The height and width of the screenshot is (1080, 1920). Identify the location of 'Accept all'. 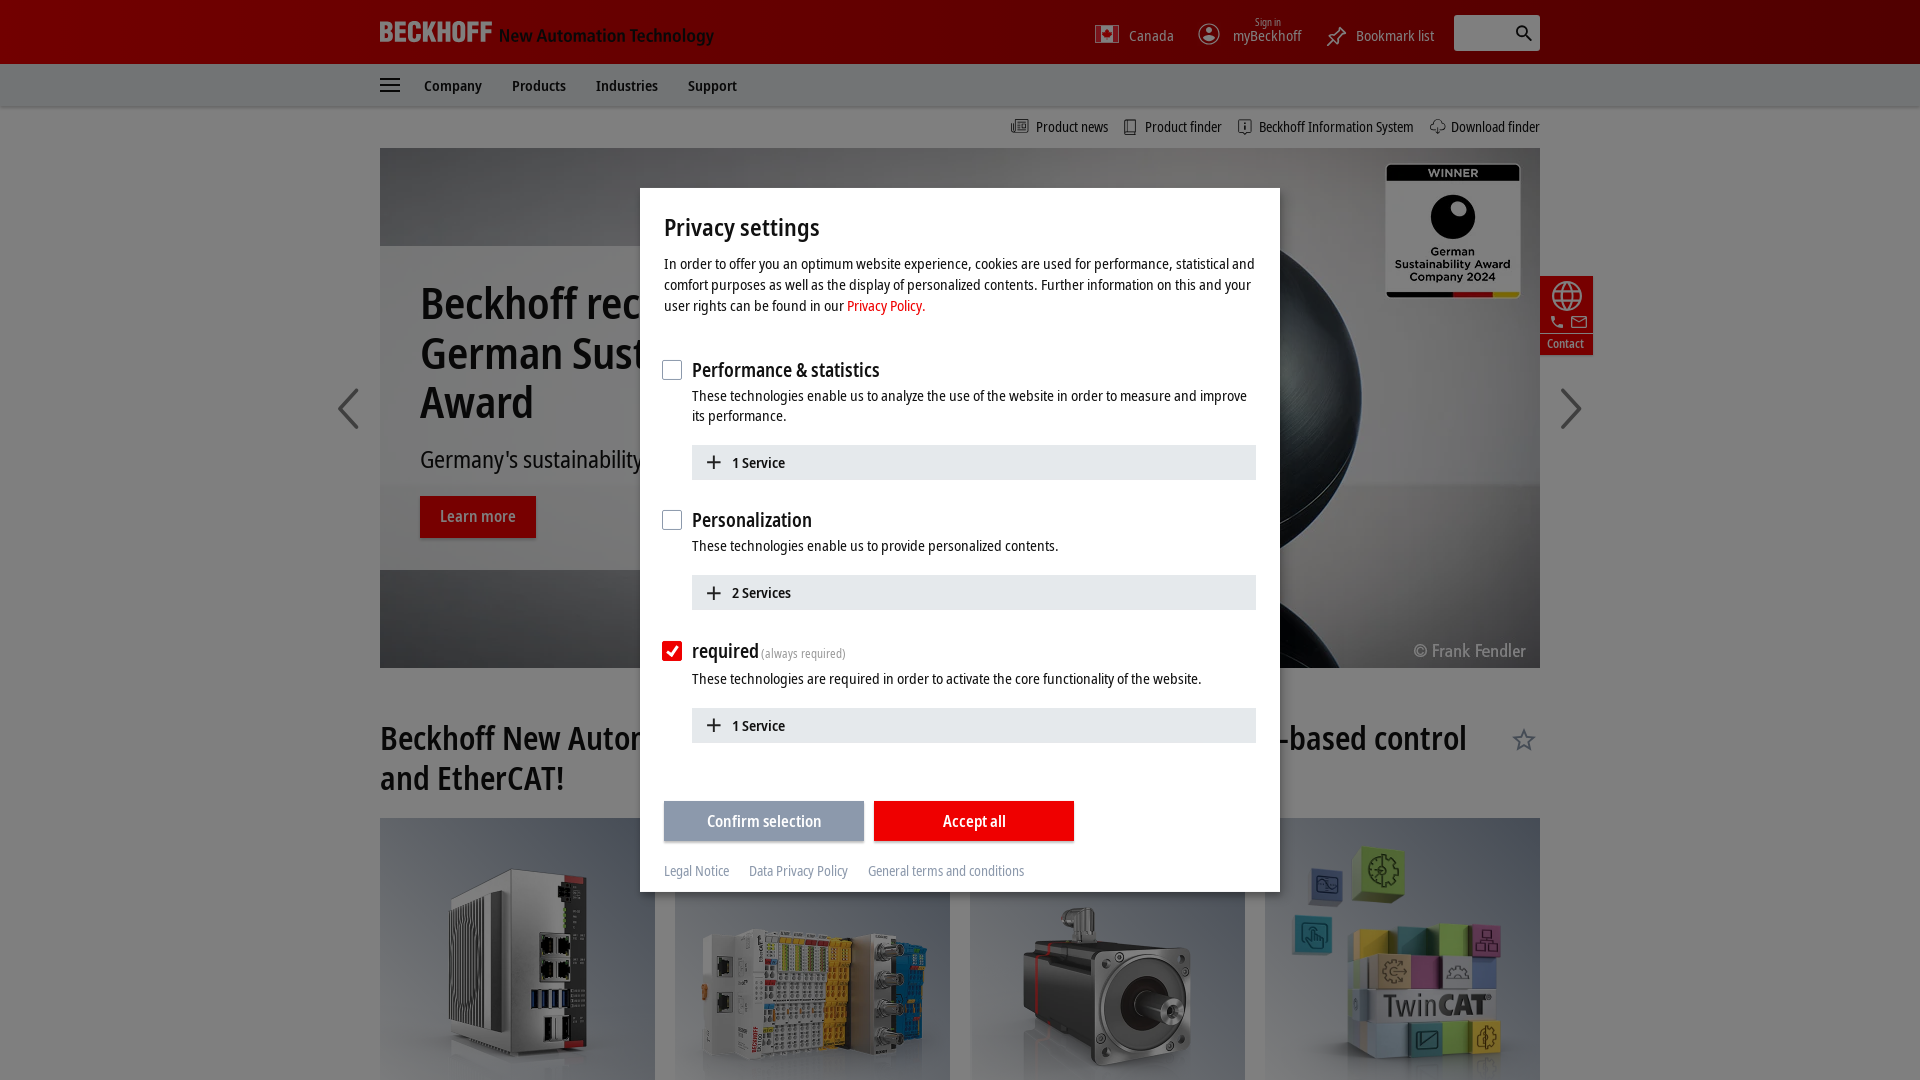
(873, 820).